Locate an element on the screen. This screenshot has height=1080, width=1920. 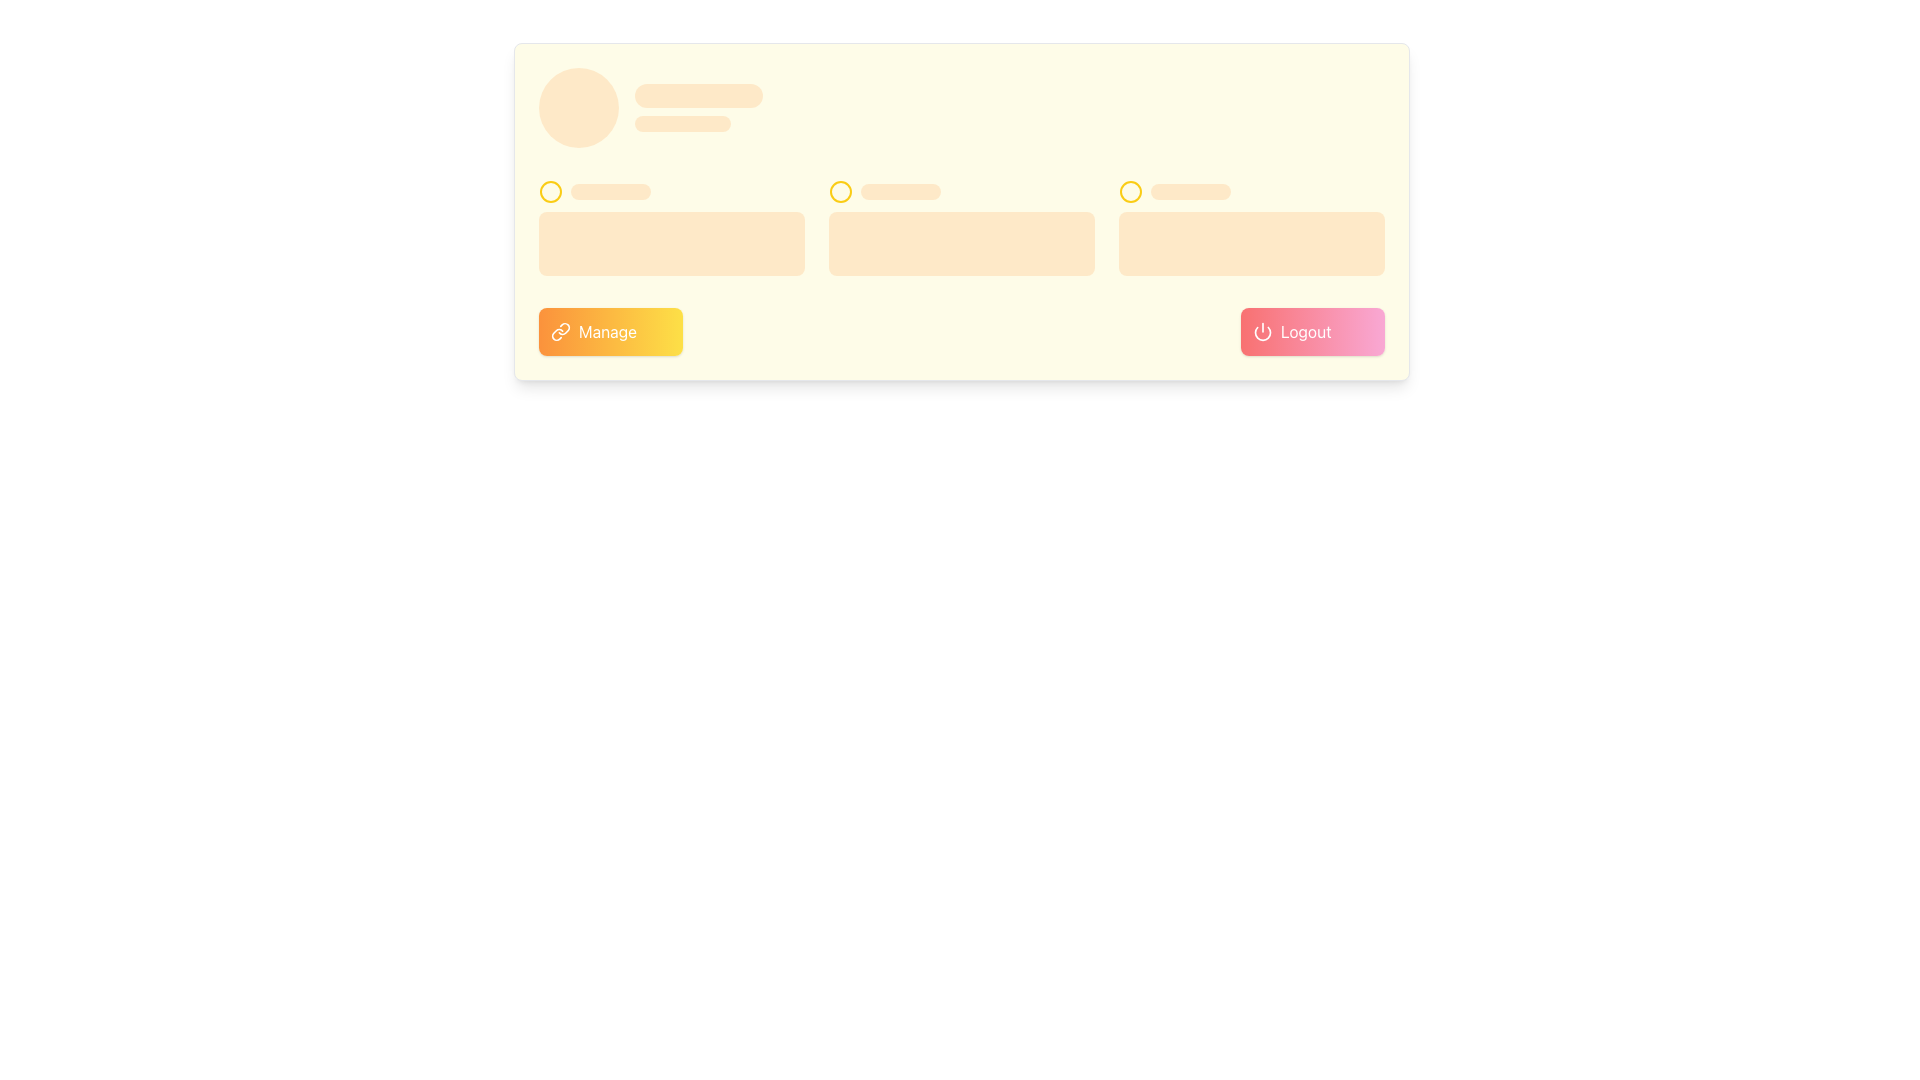
the first circle in the sequence of three, which serves as a visual marker or status indicator, positioned towards the upper middle of the interface is located at coordinates (840, 192).